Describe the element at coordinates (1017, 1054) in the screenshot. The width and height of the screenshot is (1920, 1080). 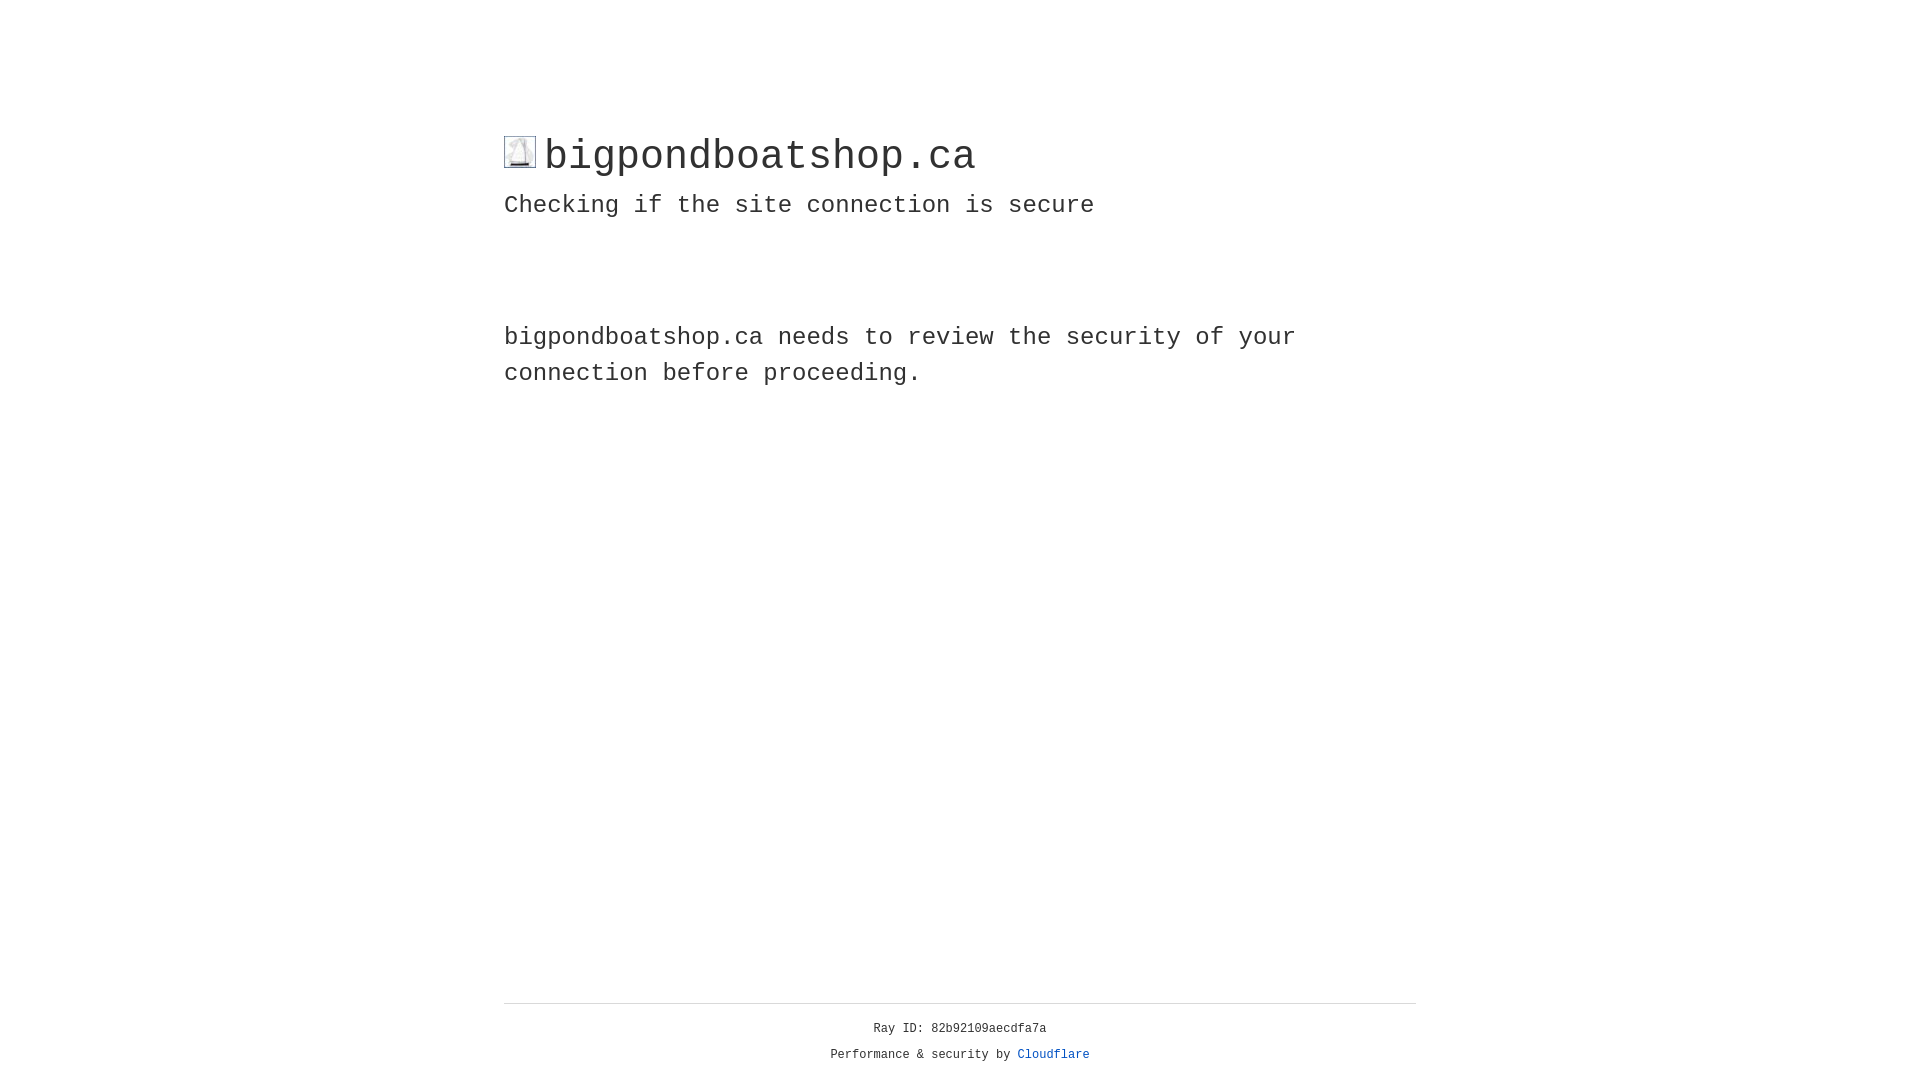
I see `'Cloudflare'` at that location.